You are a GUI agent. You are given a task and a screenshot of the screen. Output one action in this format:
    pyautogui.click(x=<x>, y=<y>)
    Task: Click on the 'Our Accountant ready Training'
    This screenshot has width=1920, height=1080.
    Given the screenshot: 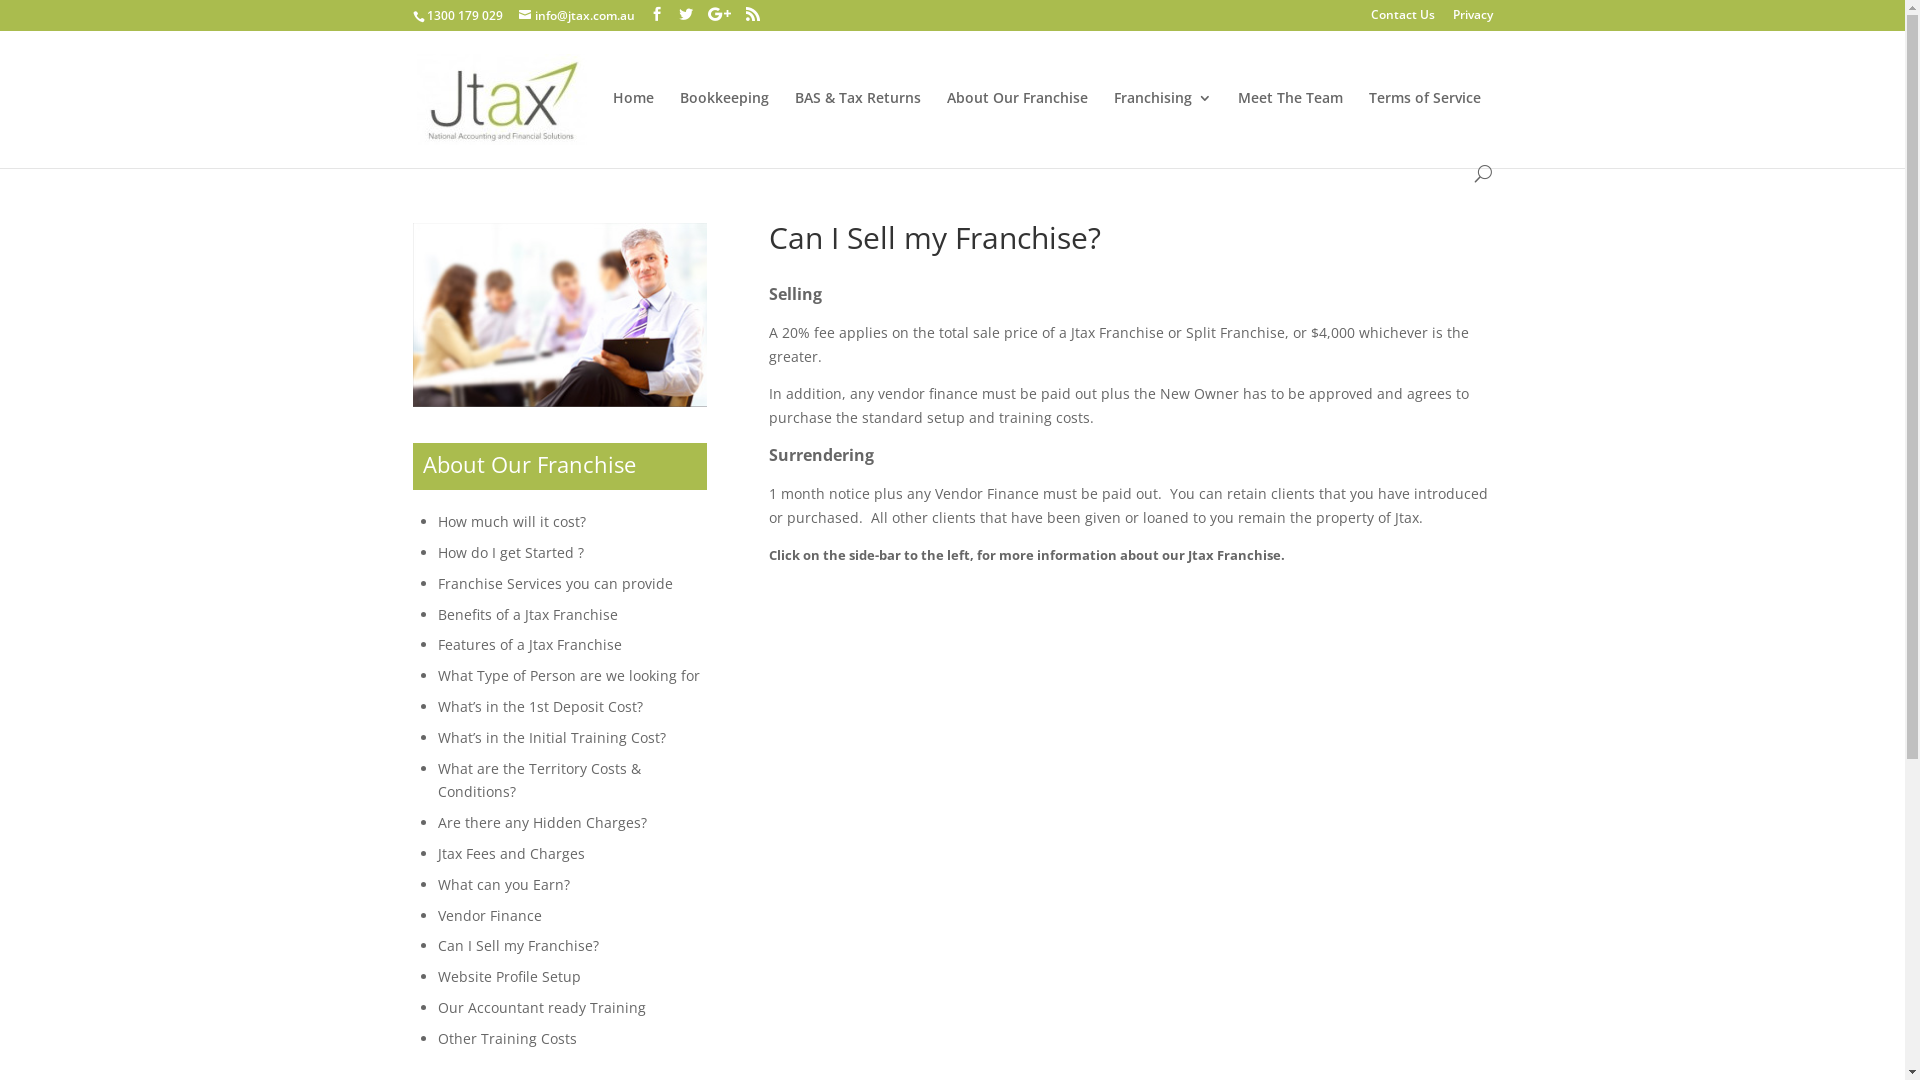 What is the action you would take?
    pyautogui.click(x=542, y=1007)
    